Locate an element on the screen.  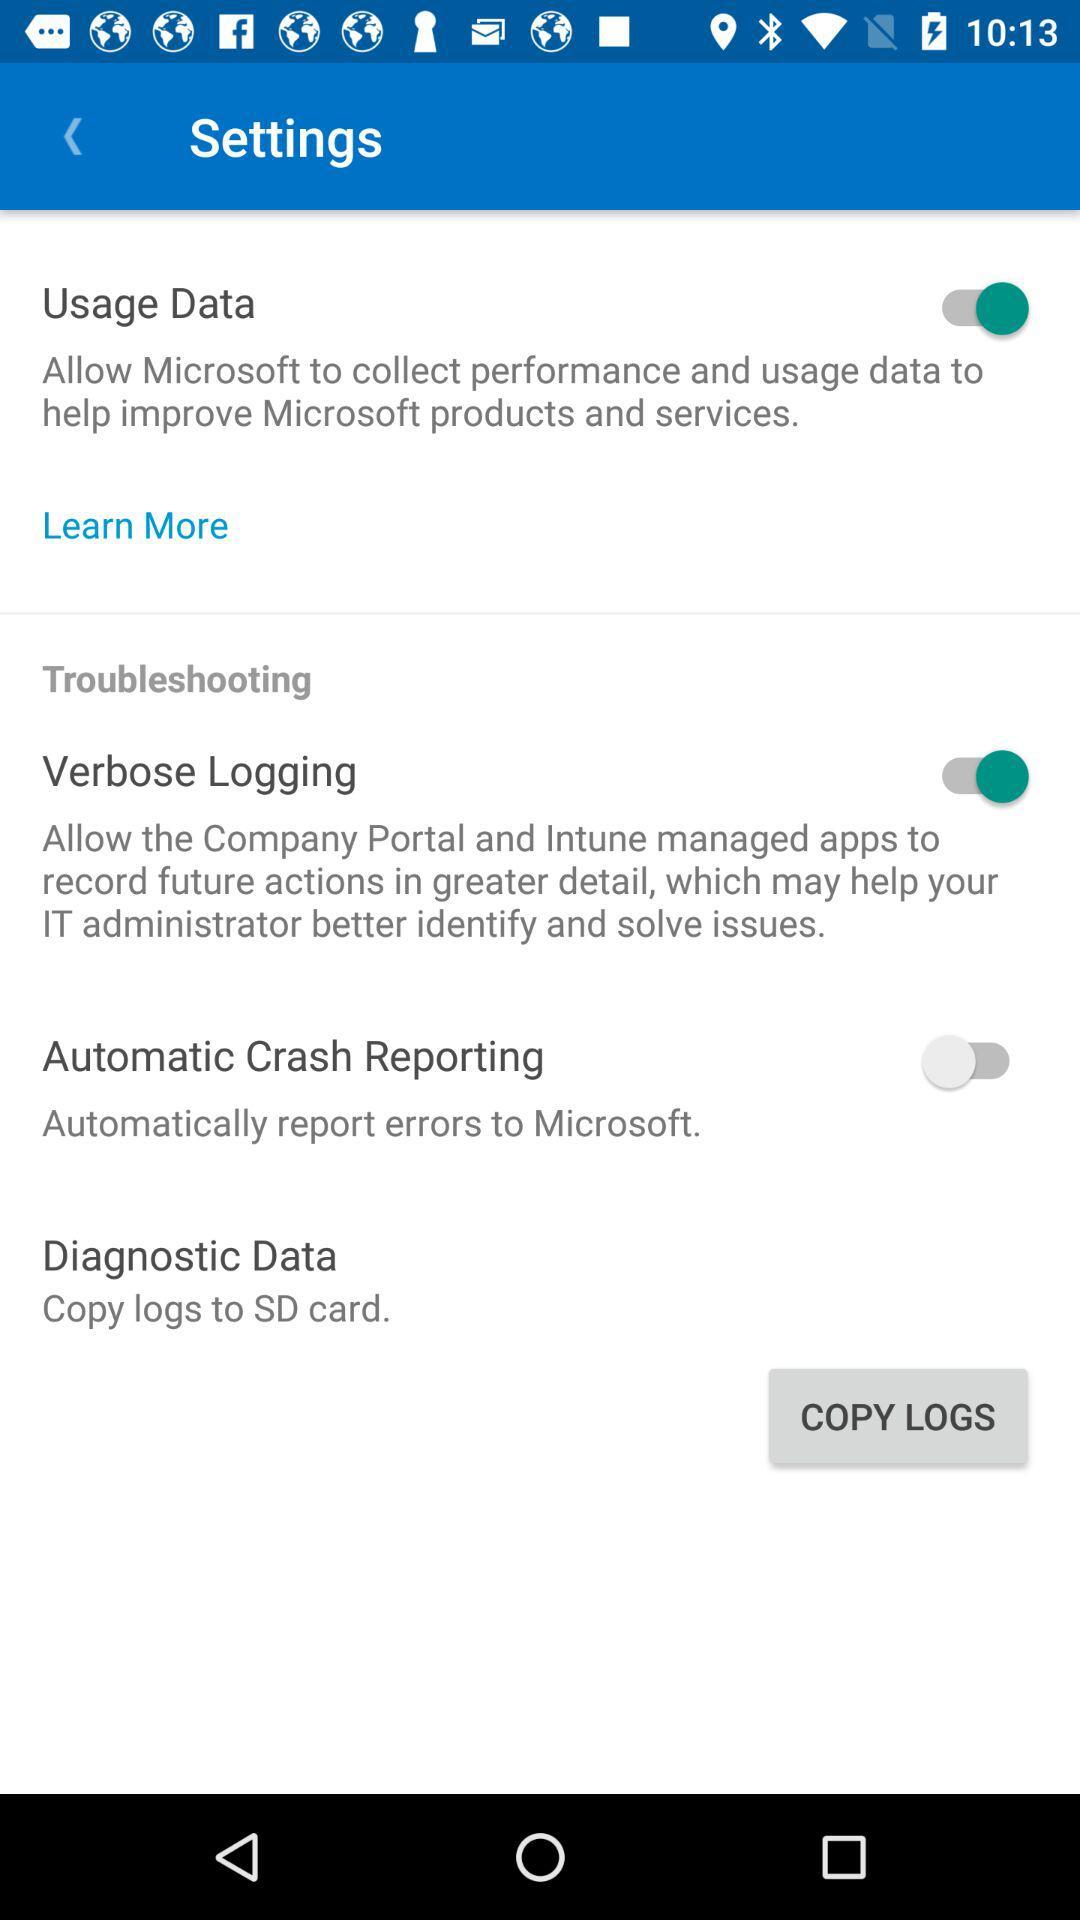
the learn more is located at coordinates (144, 524).